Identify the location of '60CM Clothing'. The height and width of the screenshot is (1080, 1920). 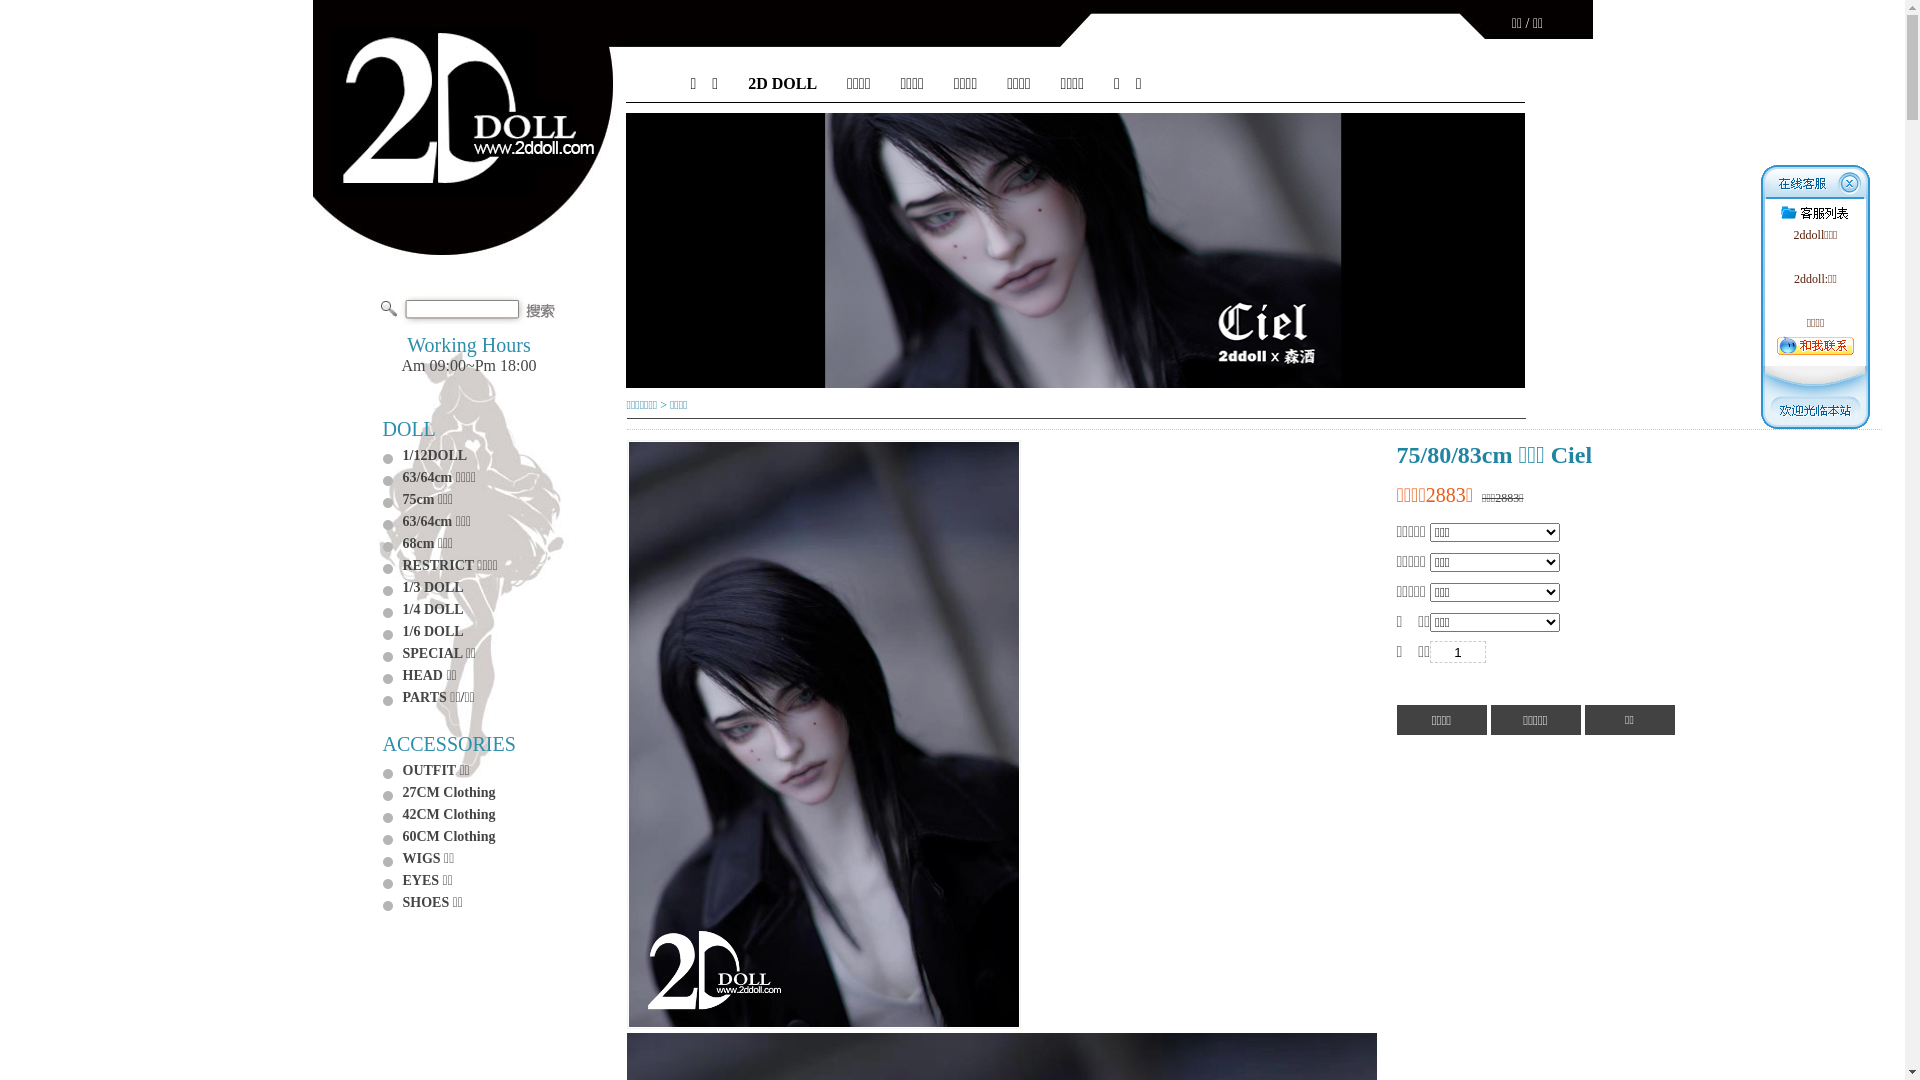
(447, 836).